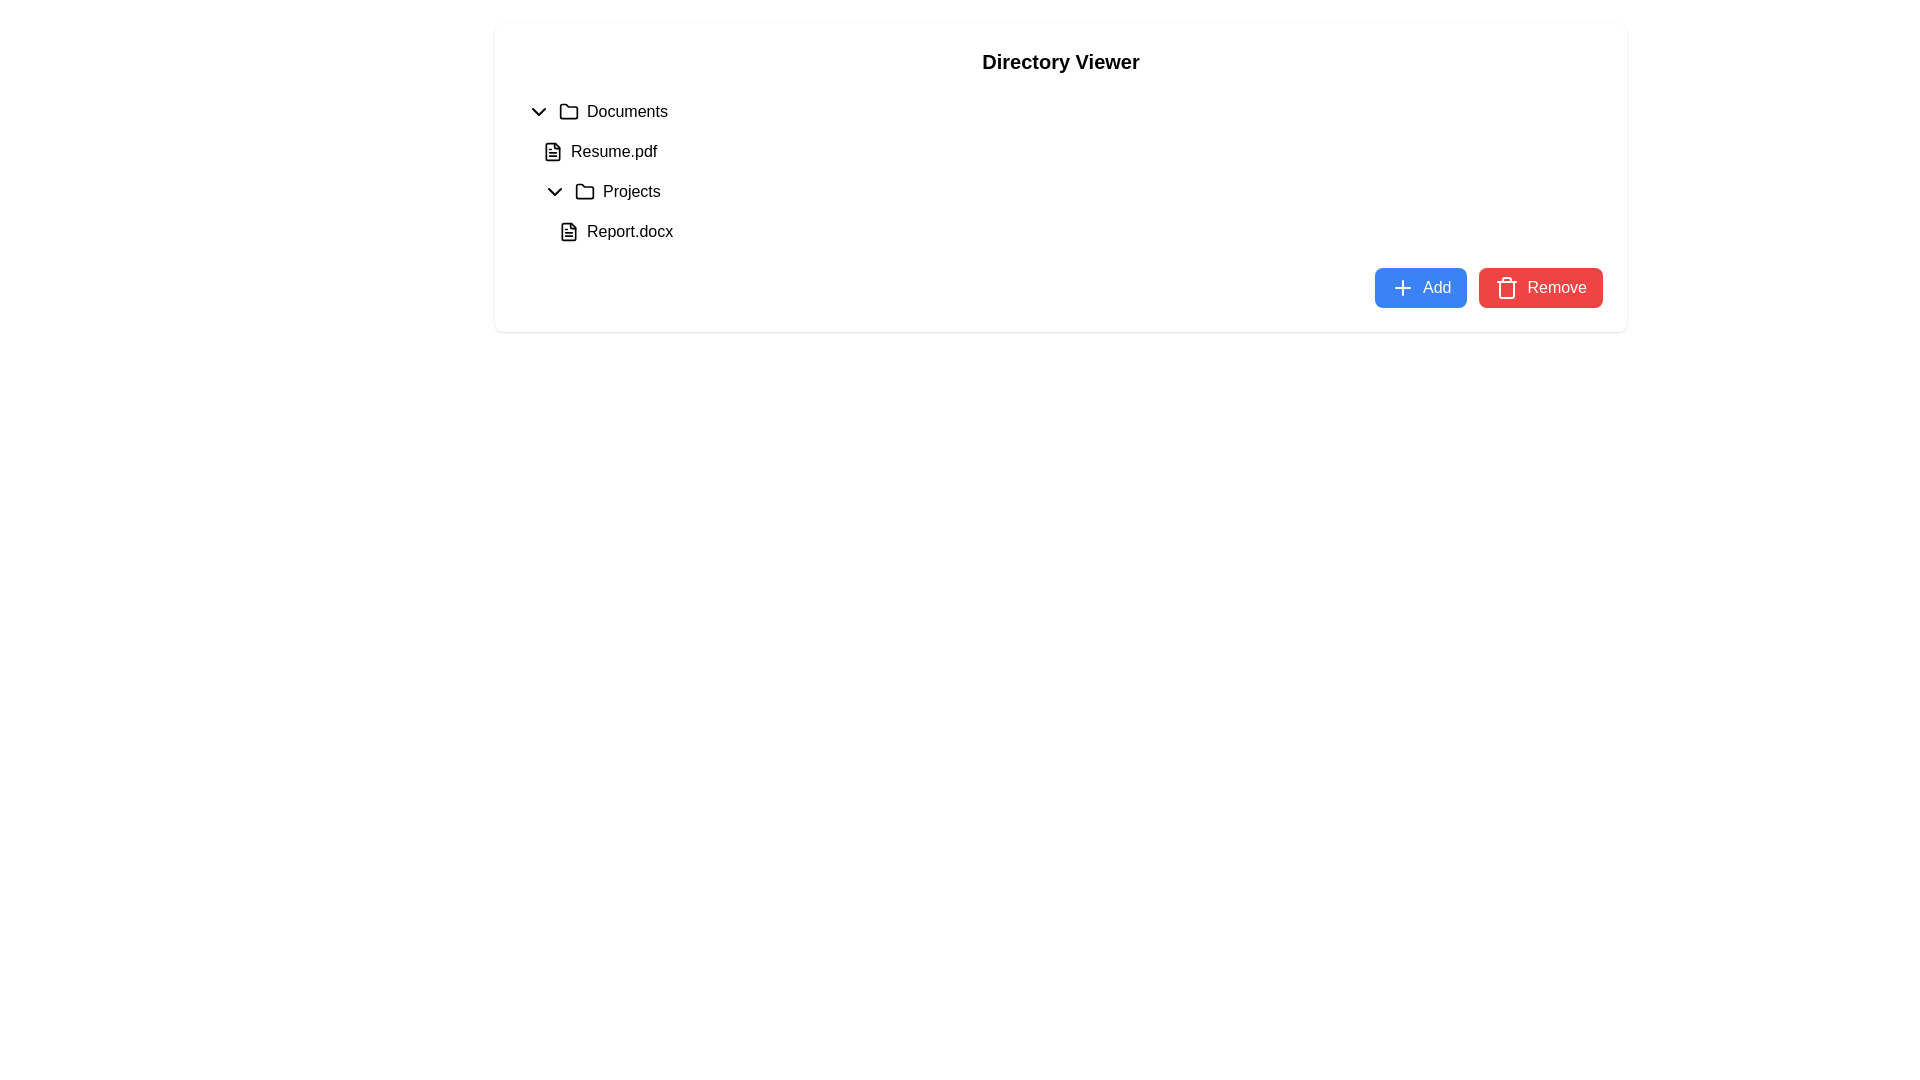  I want to click on the 'Documents' text label, which is part of a collapsible menu located to the right of the folder icon in the top-left corner of the interface, so click(626, 111).